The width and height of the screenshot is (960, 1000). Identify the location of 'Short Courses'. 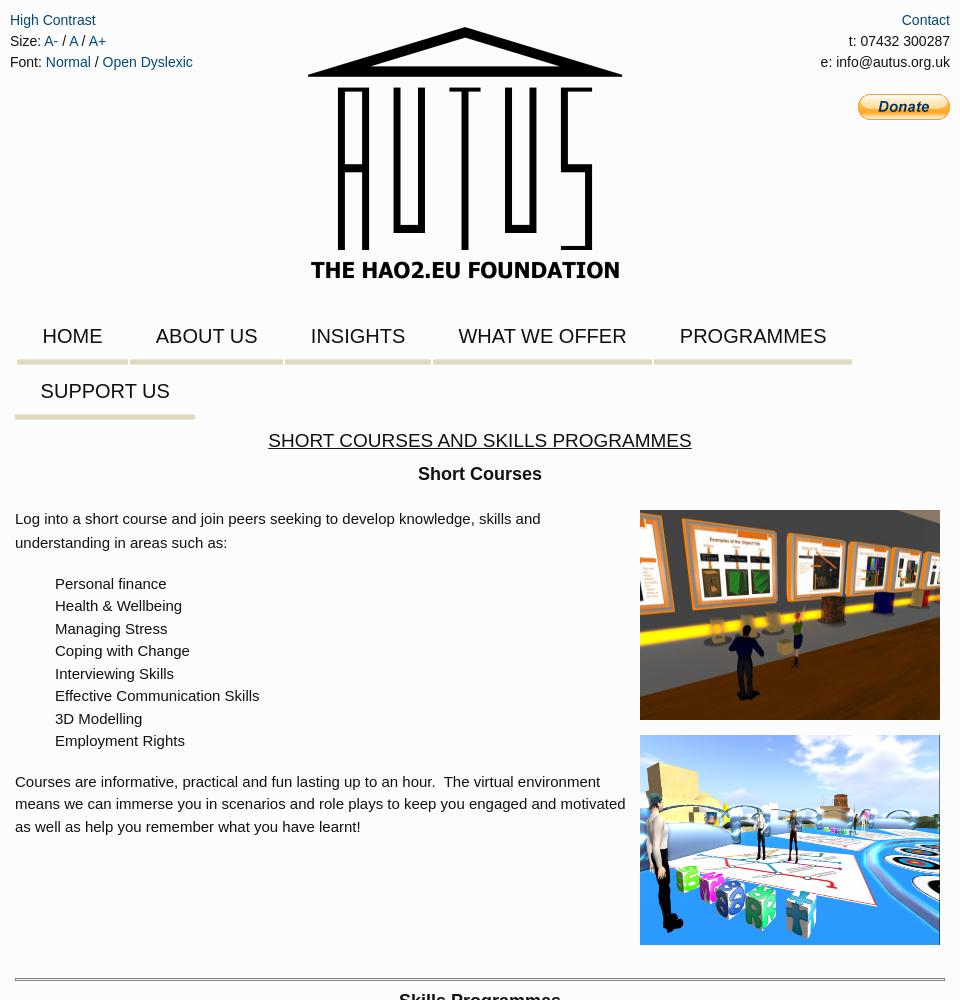
(416, 472).